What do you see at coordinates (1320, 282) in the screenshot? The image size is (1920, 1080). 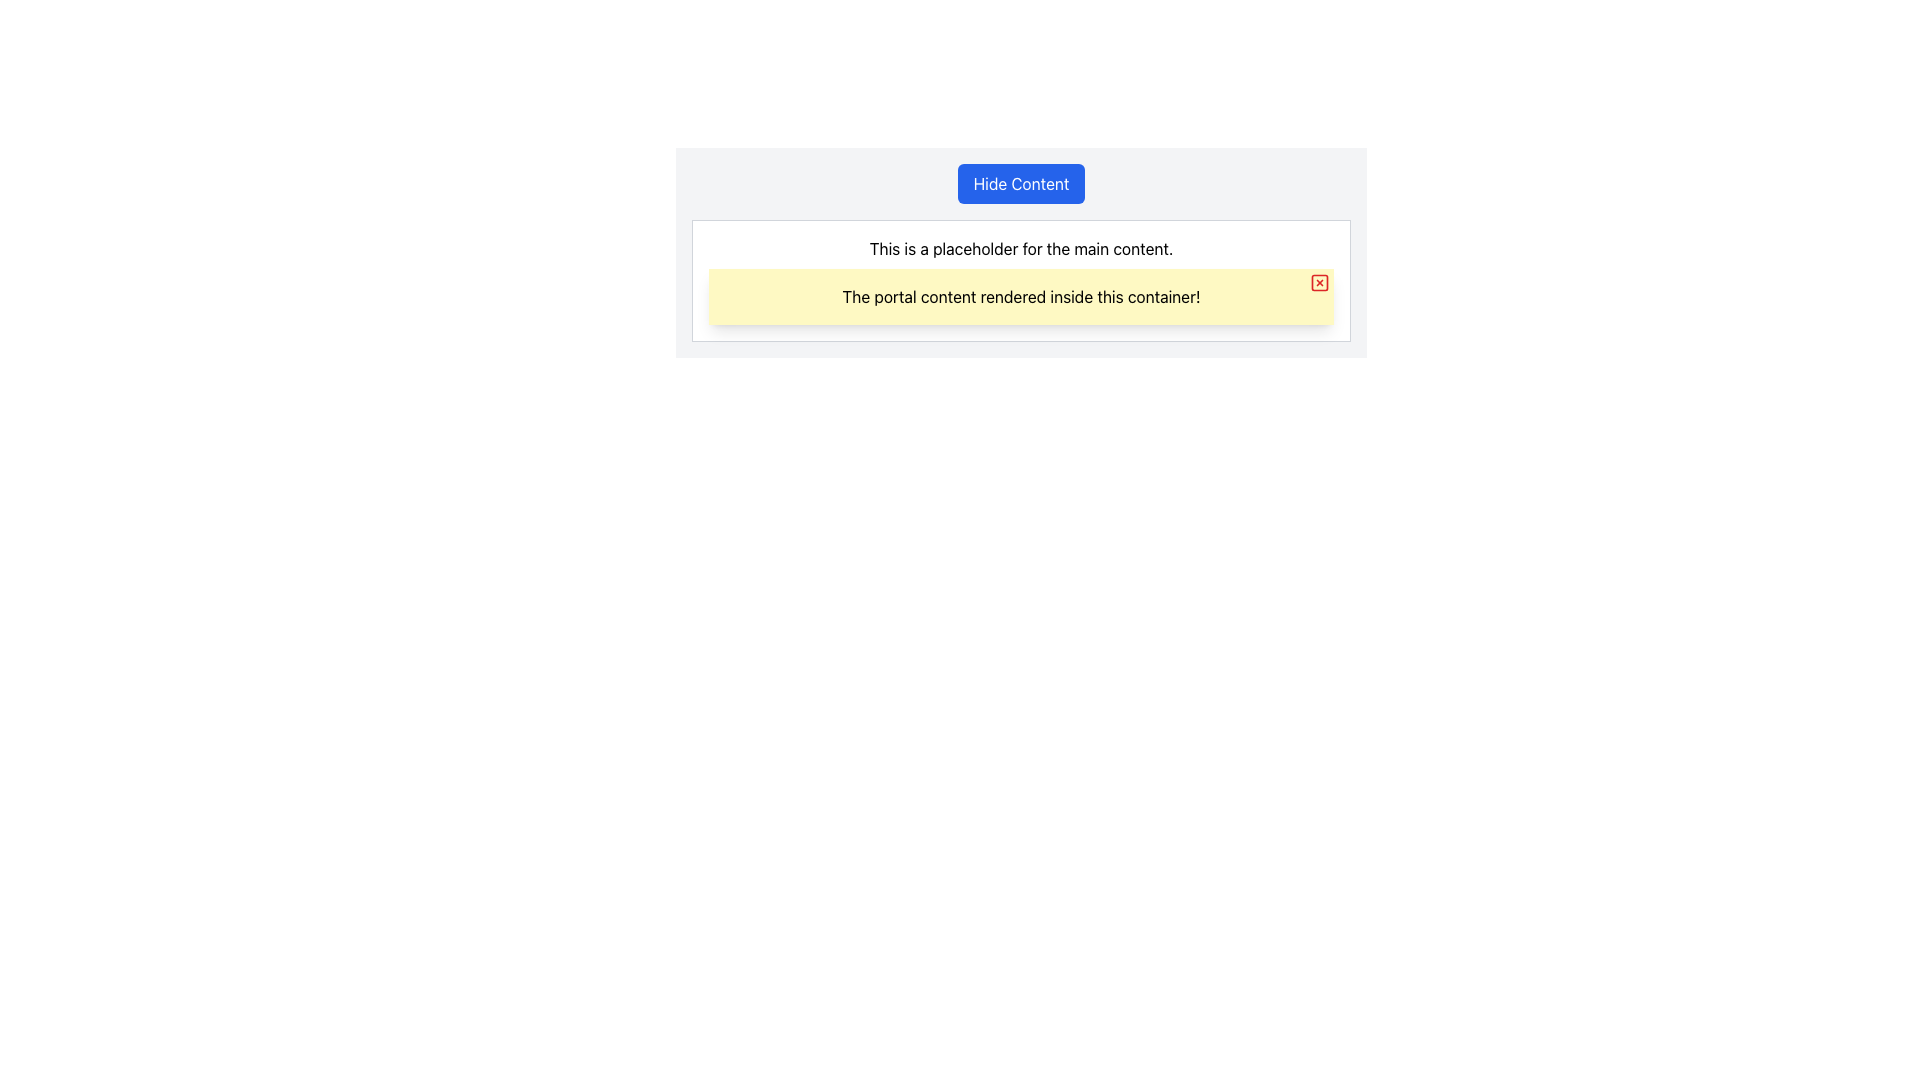 I see `the close button located at the top-right corner of the pale yellow notification box` at bounding box center [1320, 282].